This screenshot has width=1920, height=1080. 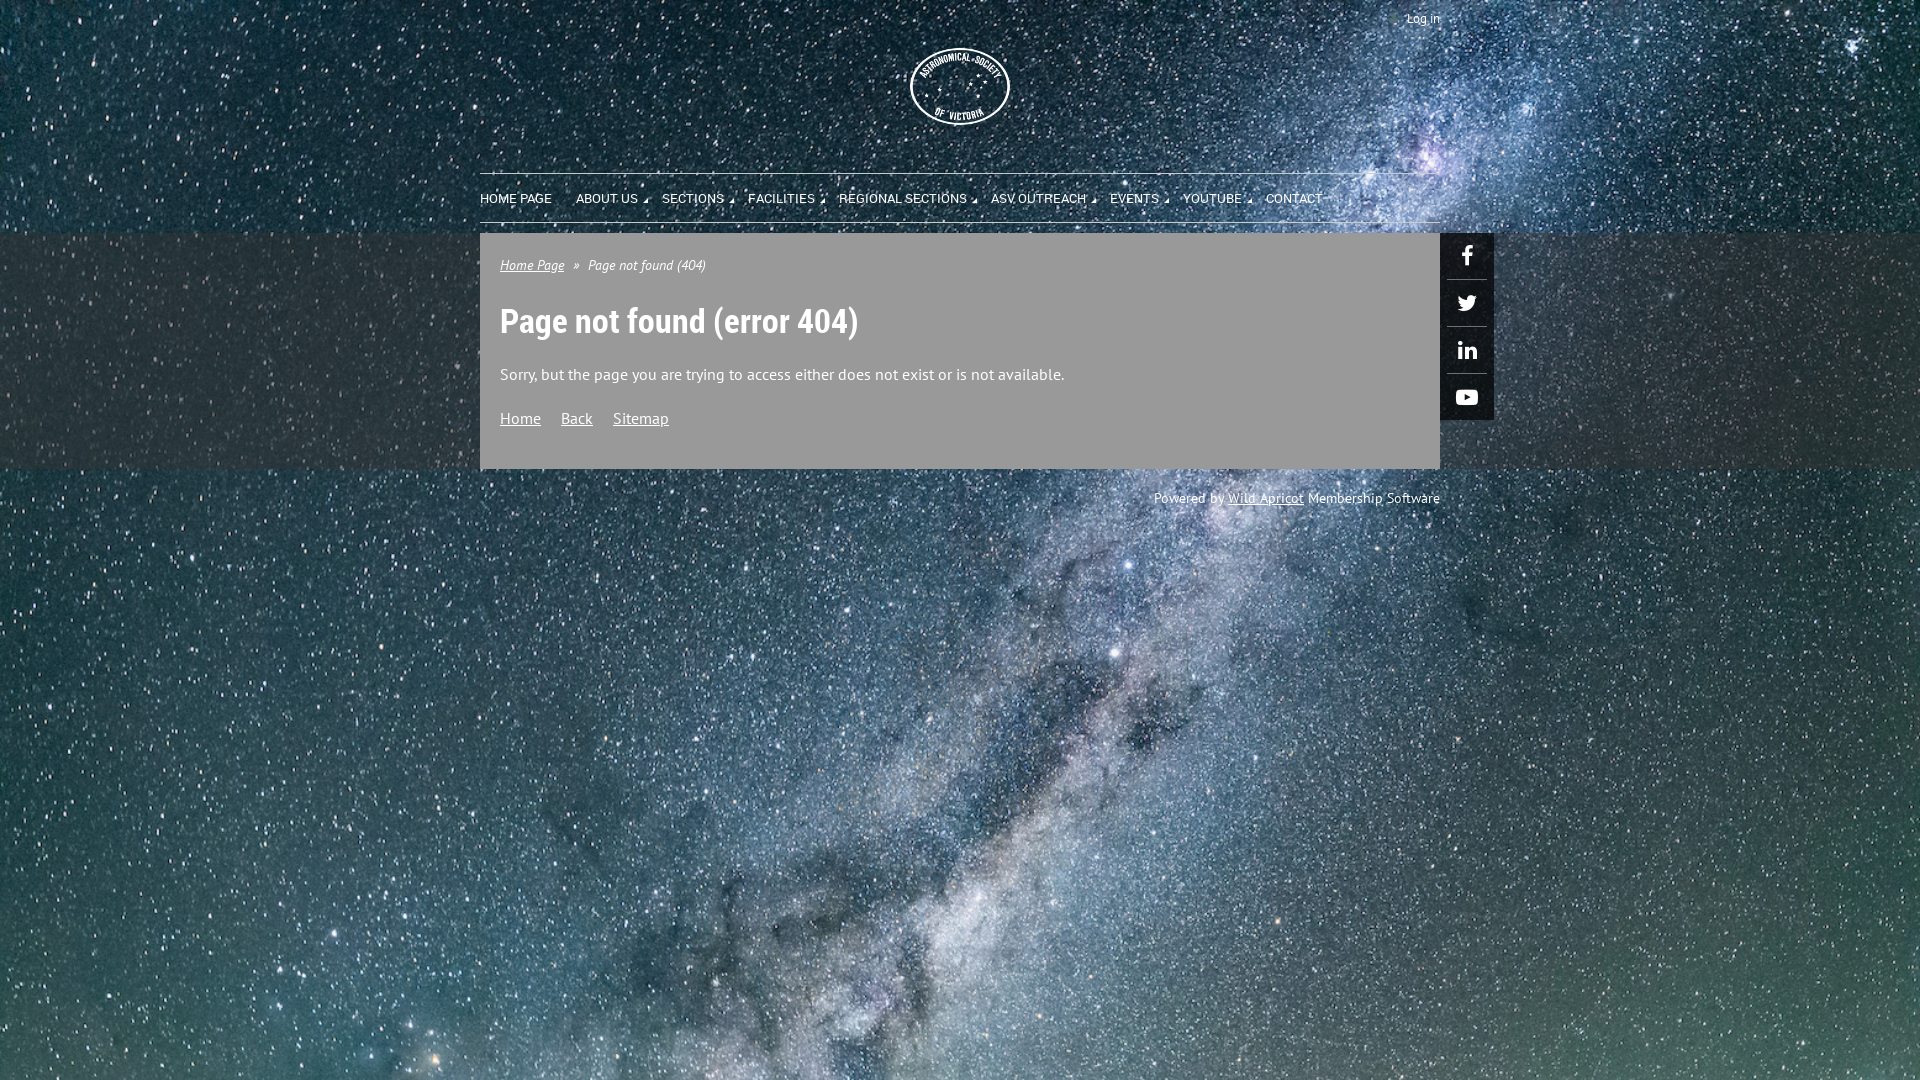 What do you see at coordinates (618, 195) in the screenshot?
I see `'ABOUT US'` at bounding box center [618, 195].